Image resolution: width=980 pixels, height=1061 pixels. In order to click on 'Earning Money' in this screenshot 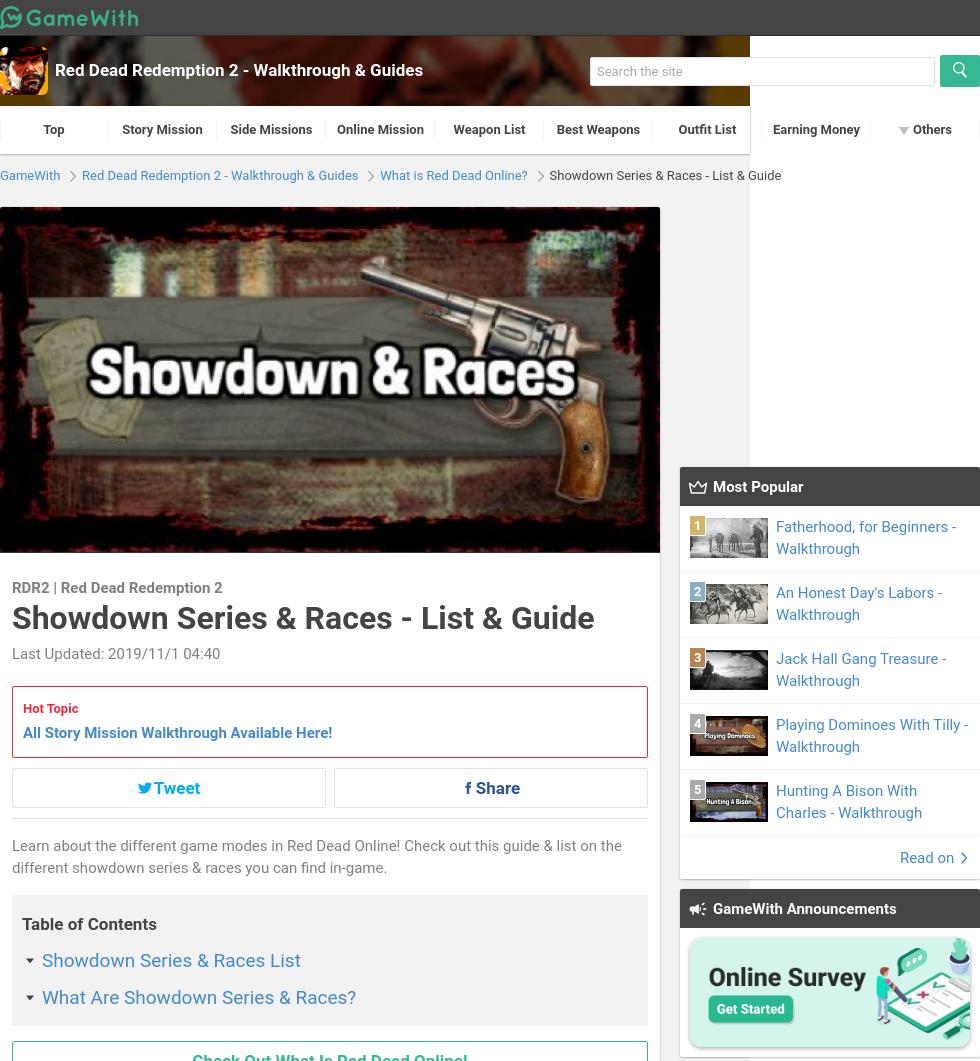, I will do `click(816, 129)`.